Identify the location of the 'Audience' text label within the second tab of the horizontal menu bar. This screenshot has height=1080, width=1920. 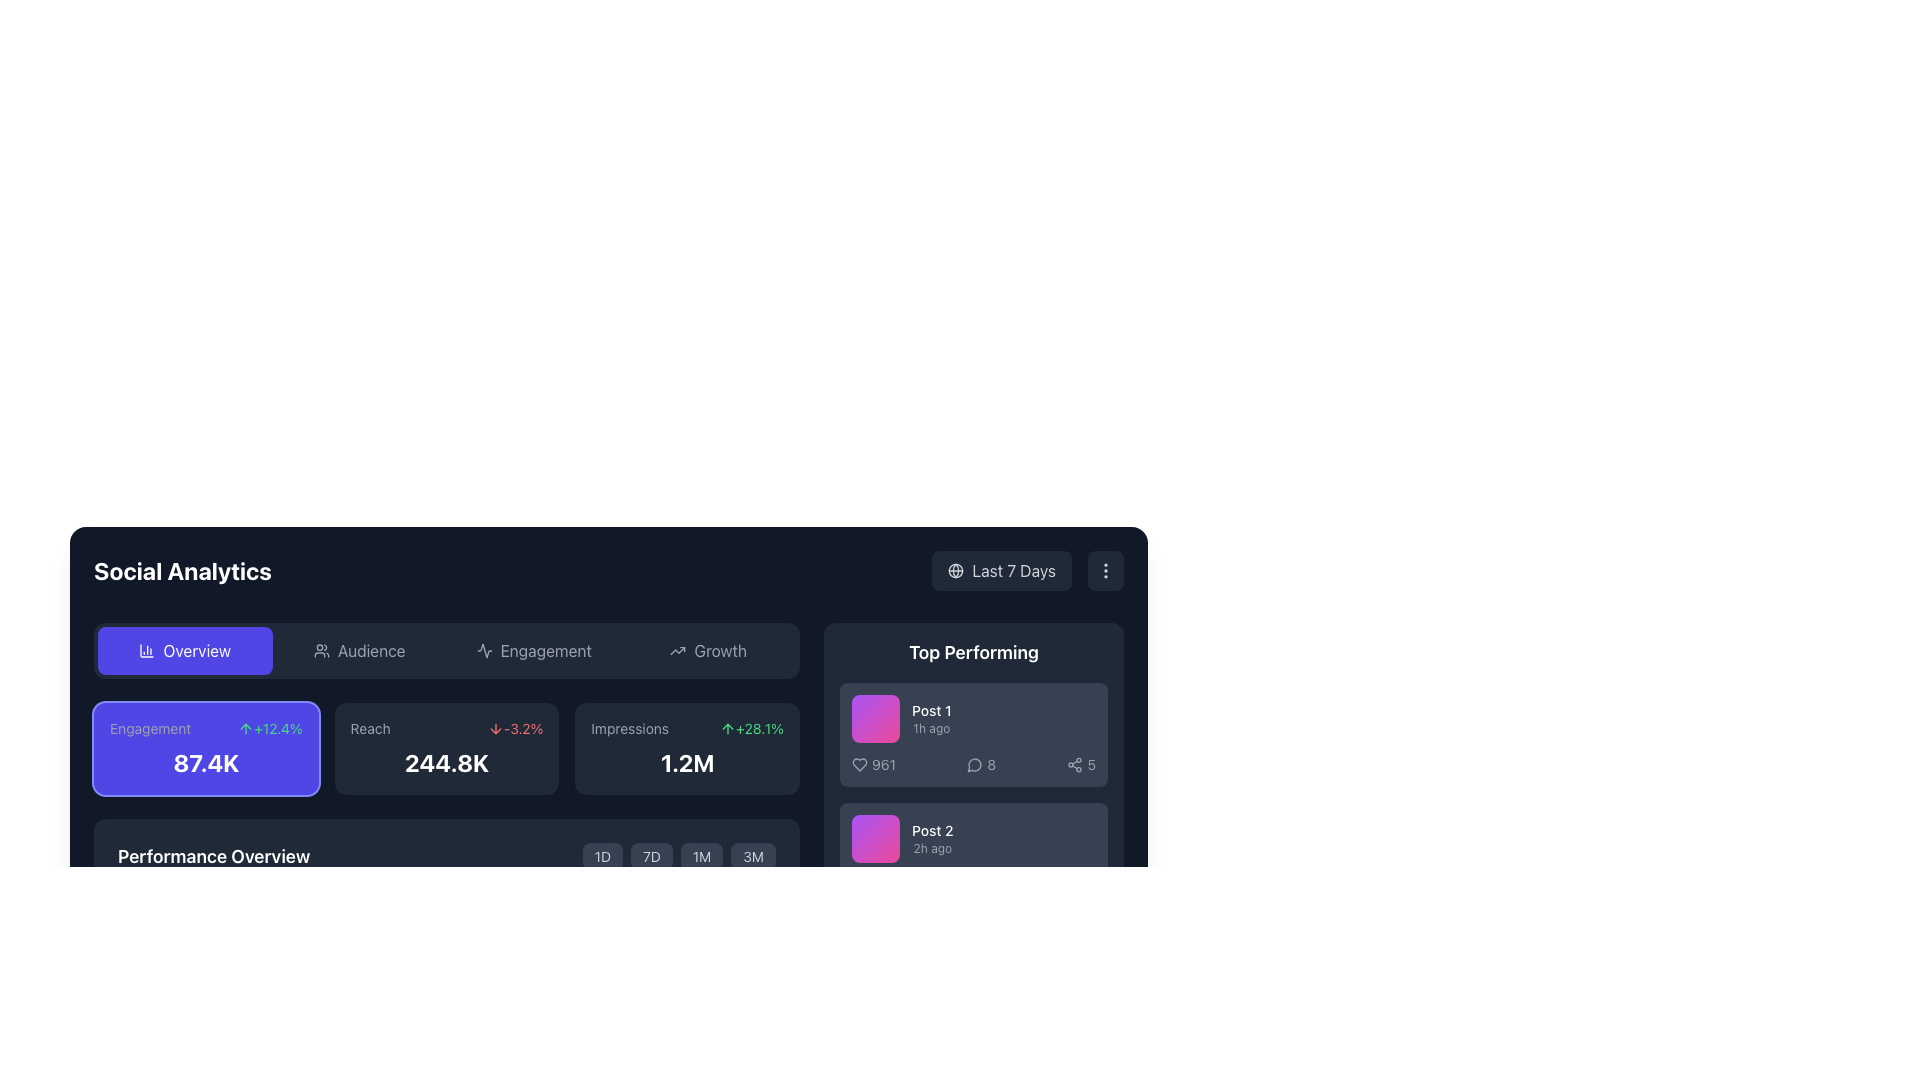
(371, 651).